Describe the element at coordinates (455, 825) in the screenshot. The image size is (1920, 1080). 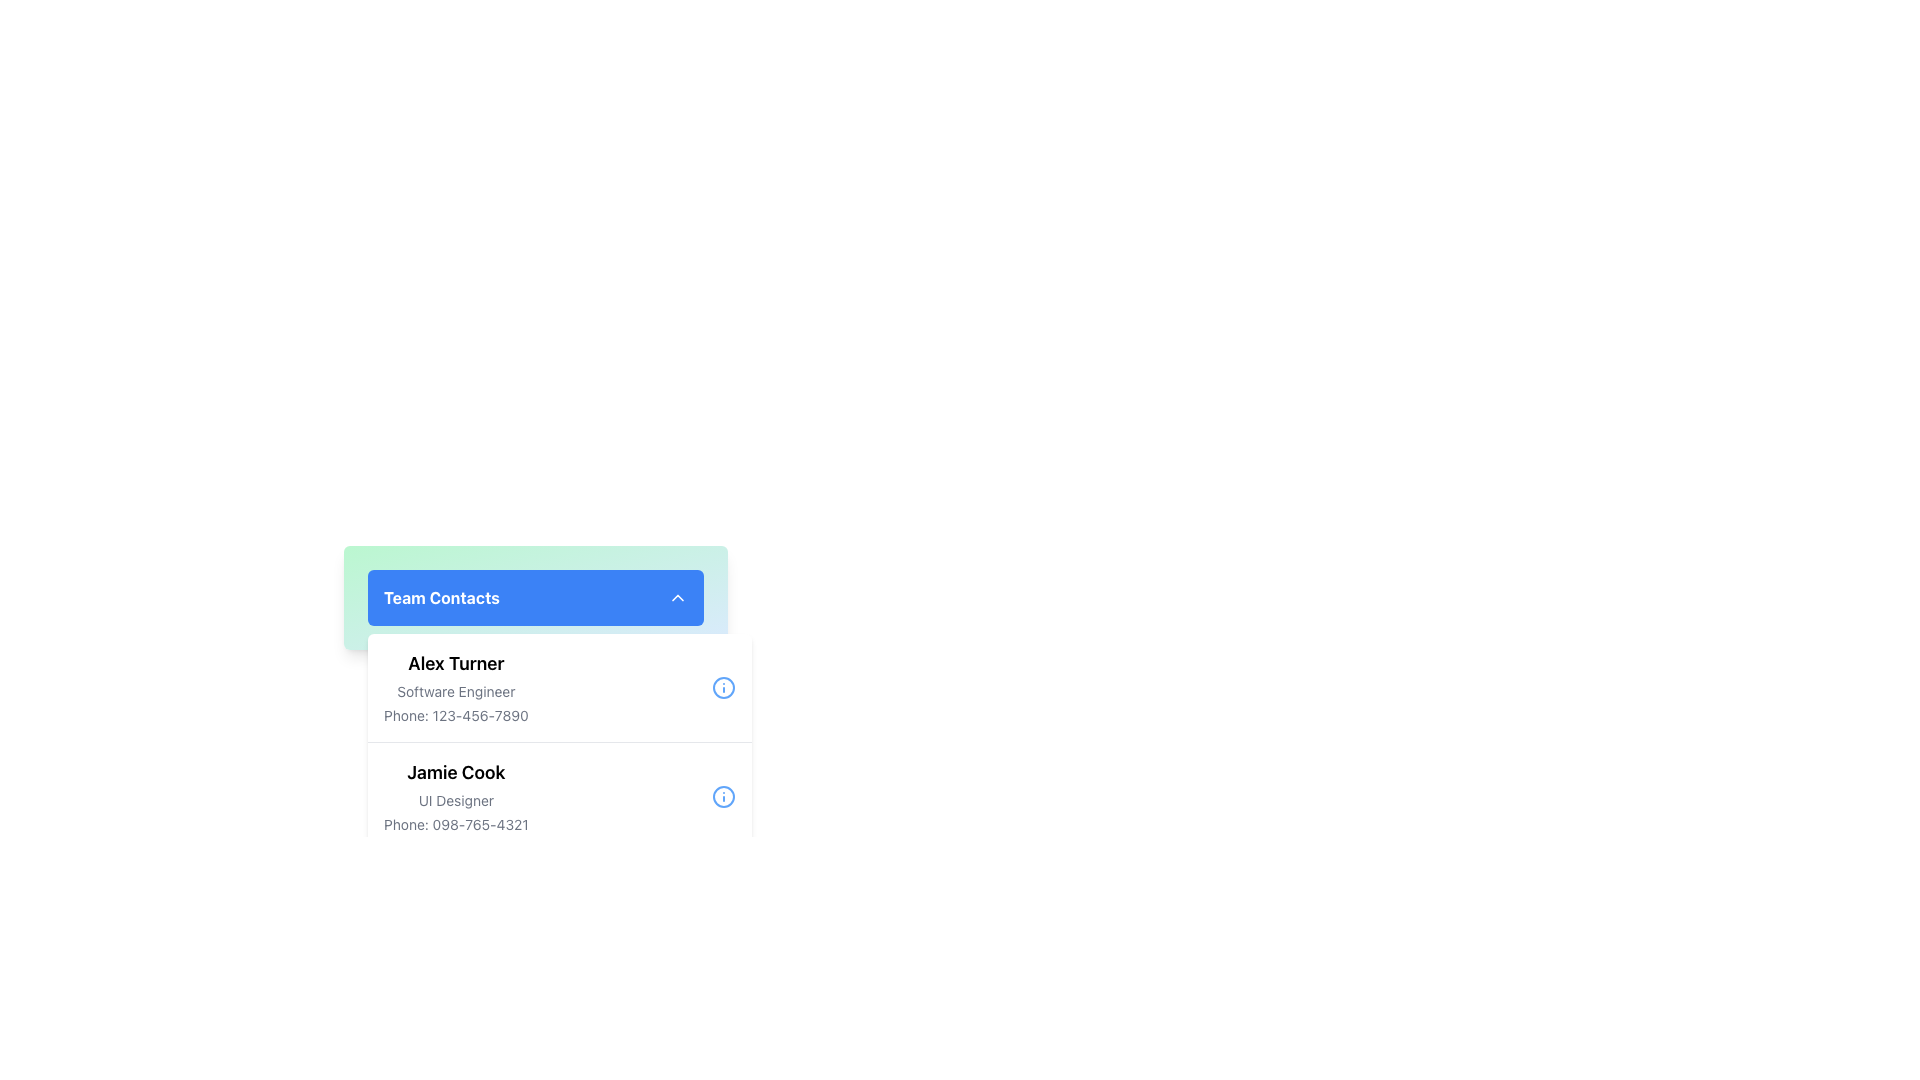
I see `the static text display showing the phone number 'Phone: 098-765-4321', which is part of the contact information for 'Jamie Cook'` at that location.